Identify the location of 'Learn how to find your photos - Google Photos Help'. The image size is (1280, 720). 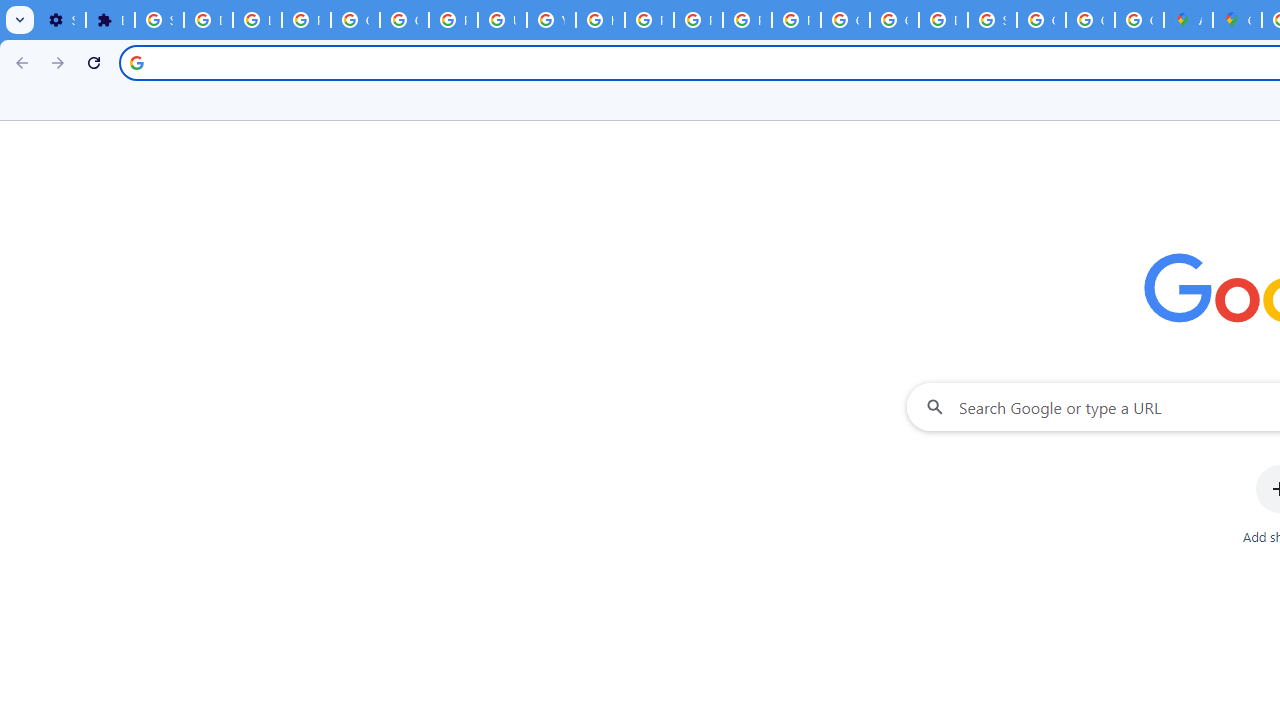
(256, 20).